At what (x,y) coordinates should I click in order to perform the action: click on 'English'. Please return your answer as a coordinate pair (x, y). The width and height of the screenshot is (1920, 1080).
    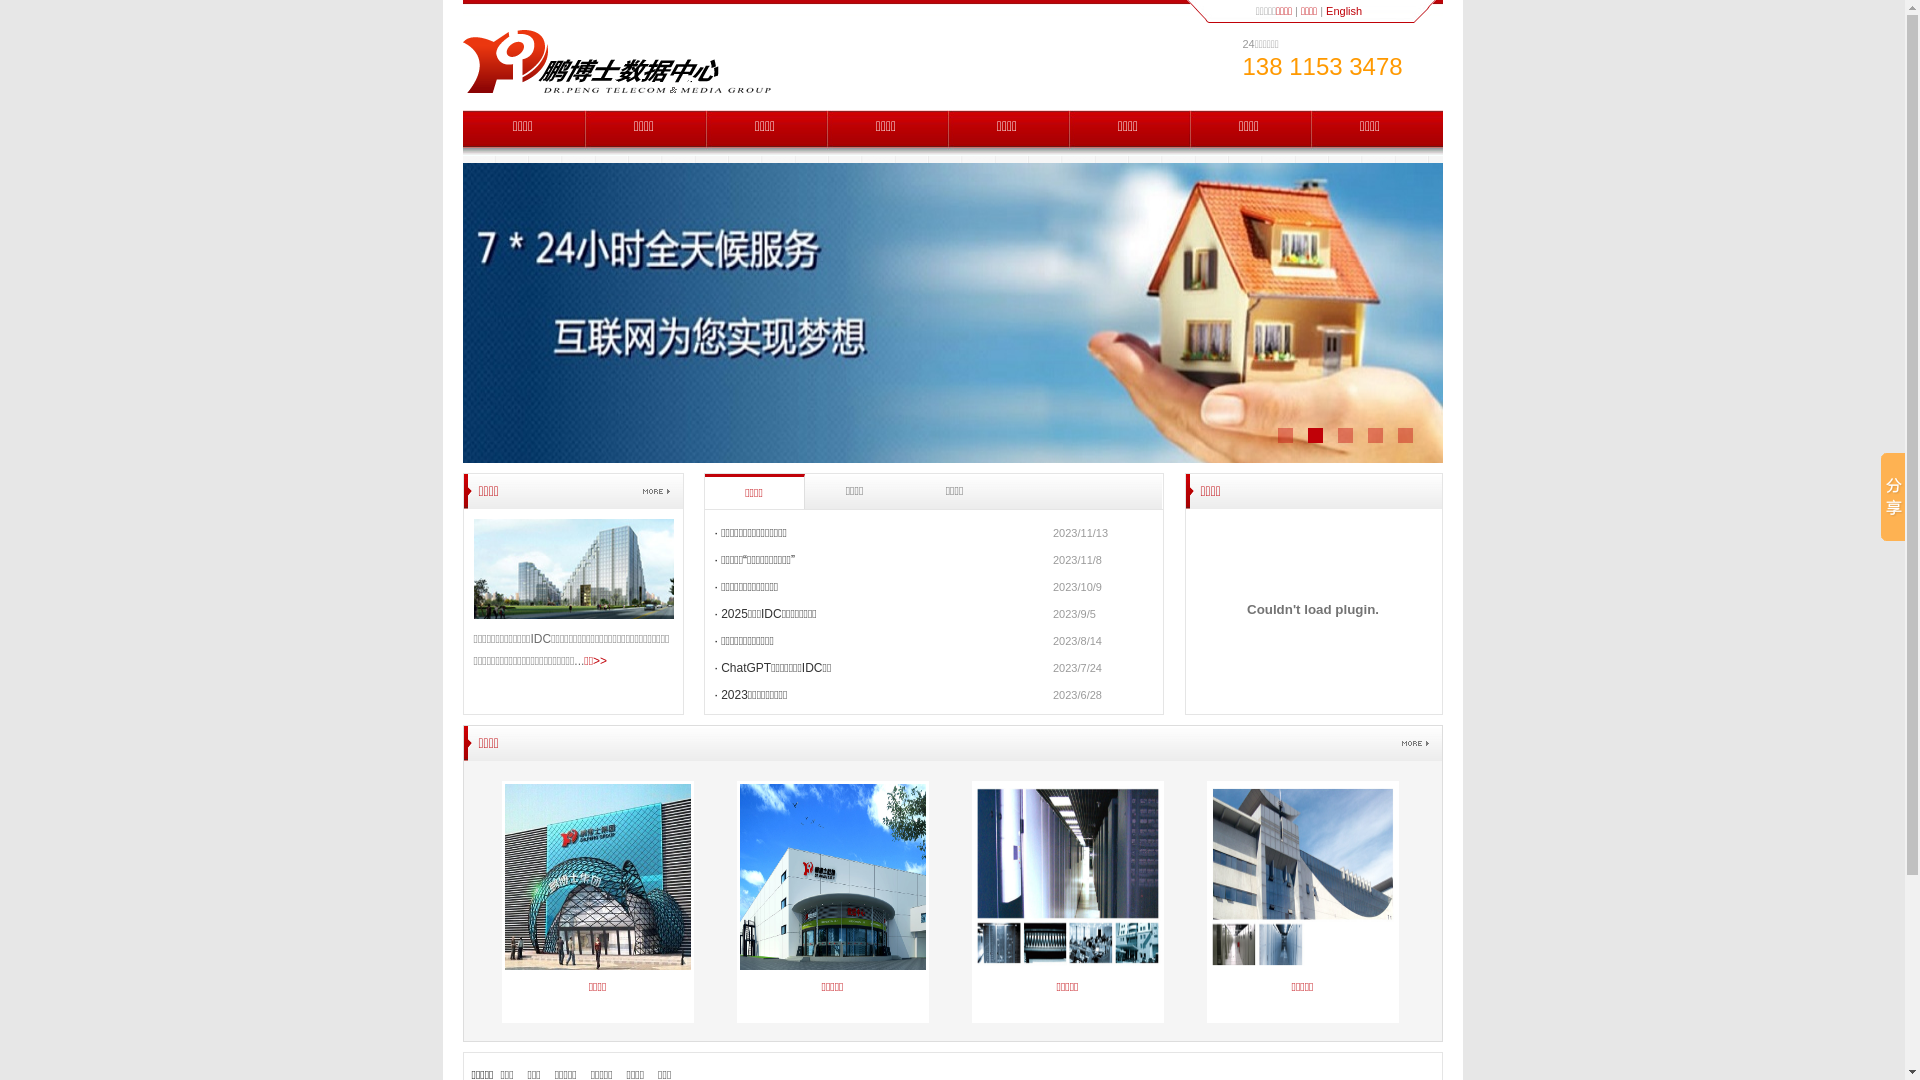
    Looking at the image, I should click on (1344, 11).